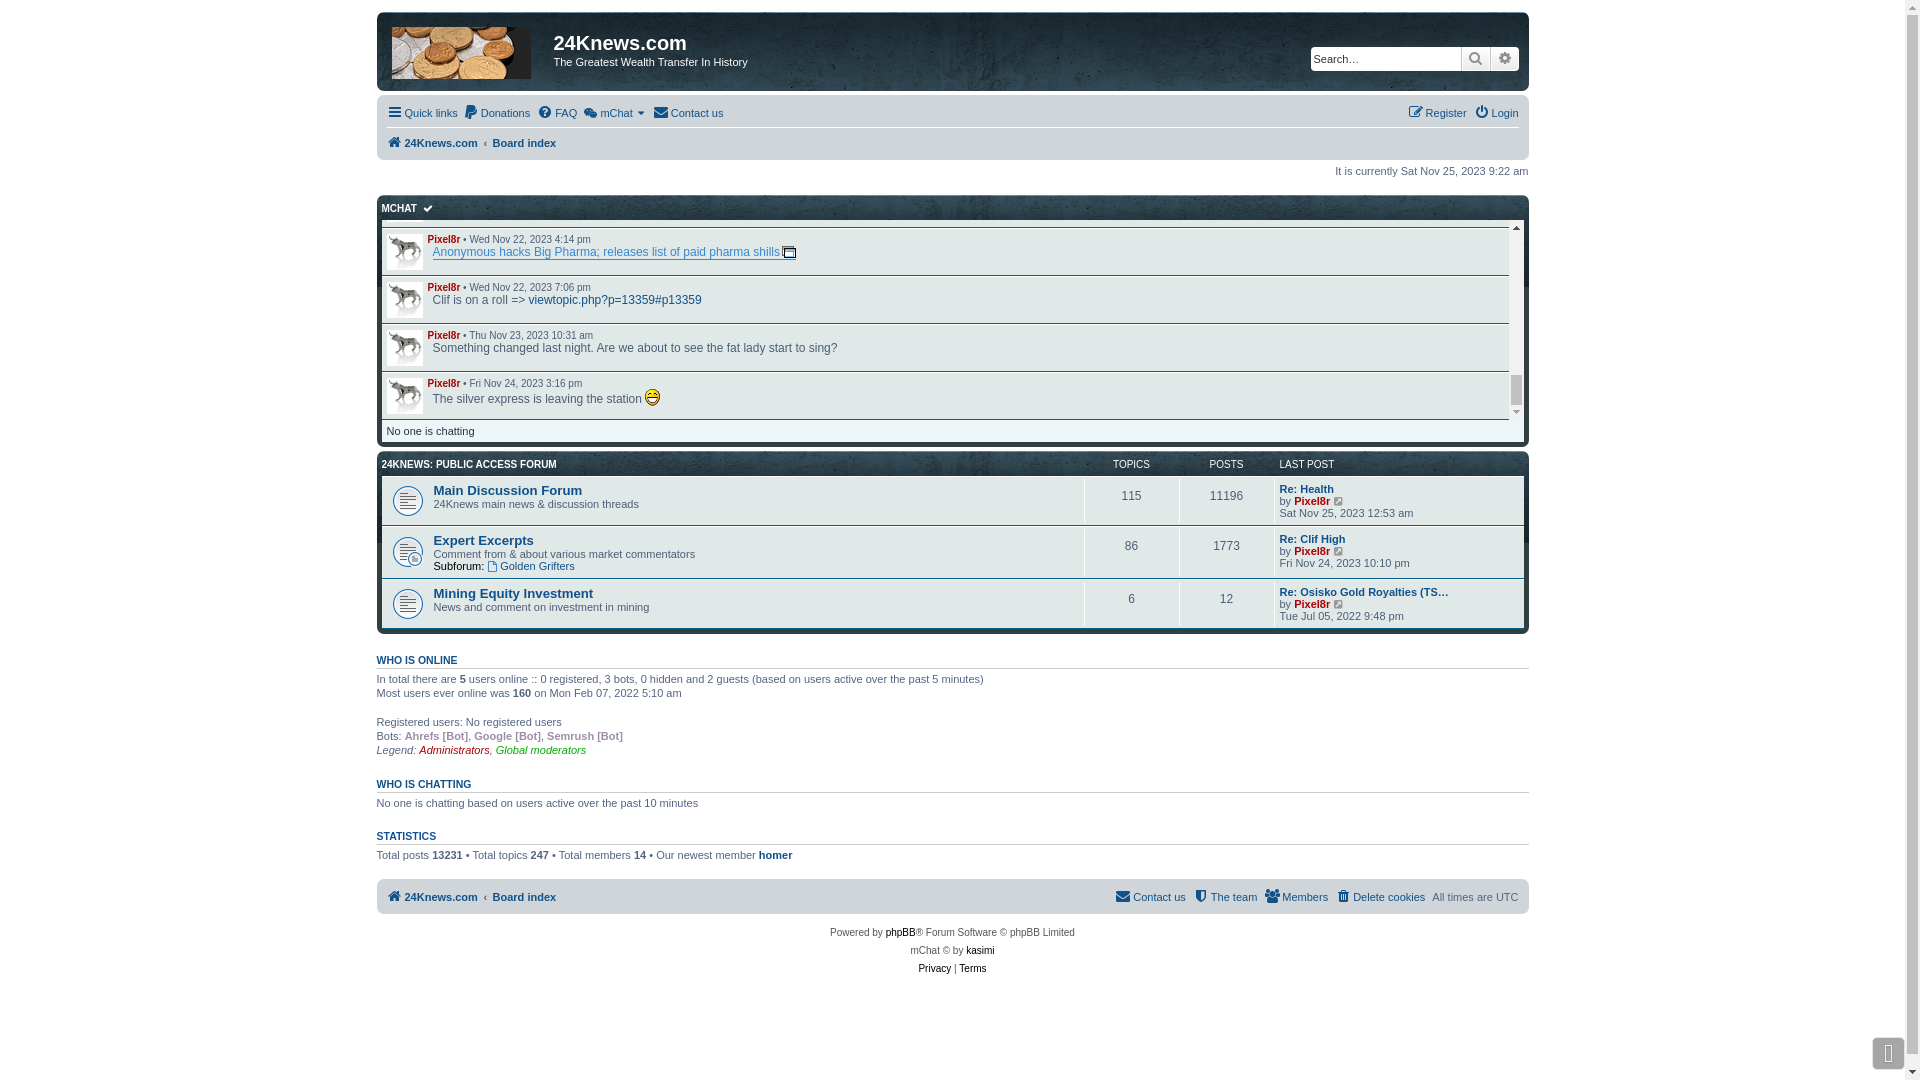  I want to click on 'View the latest post', so click(1339, 500).